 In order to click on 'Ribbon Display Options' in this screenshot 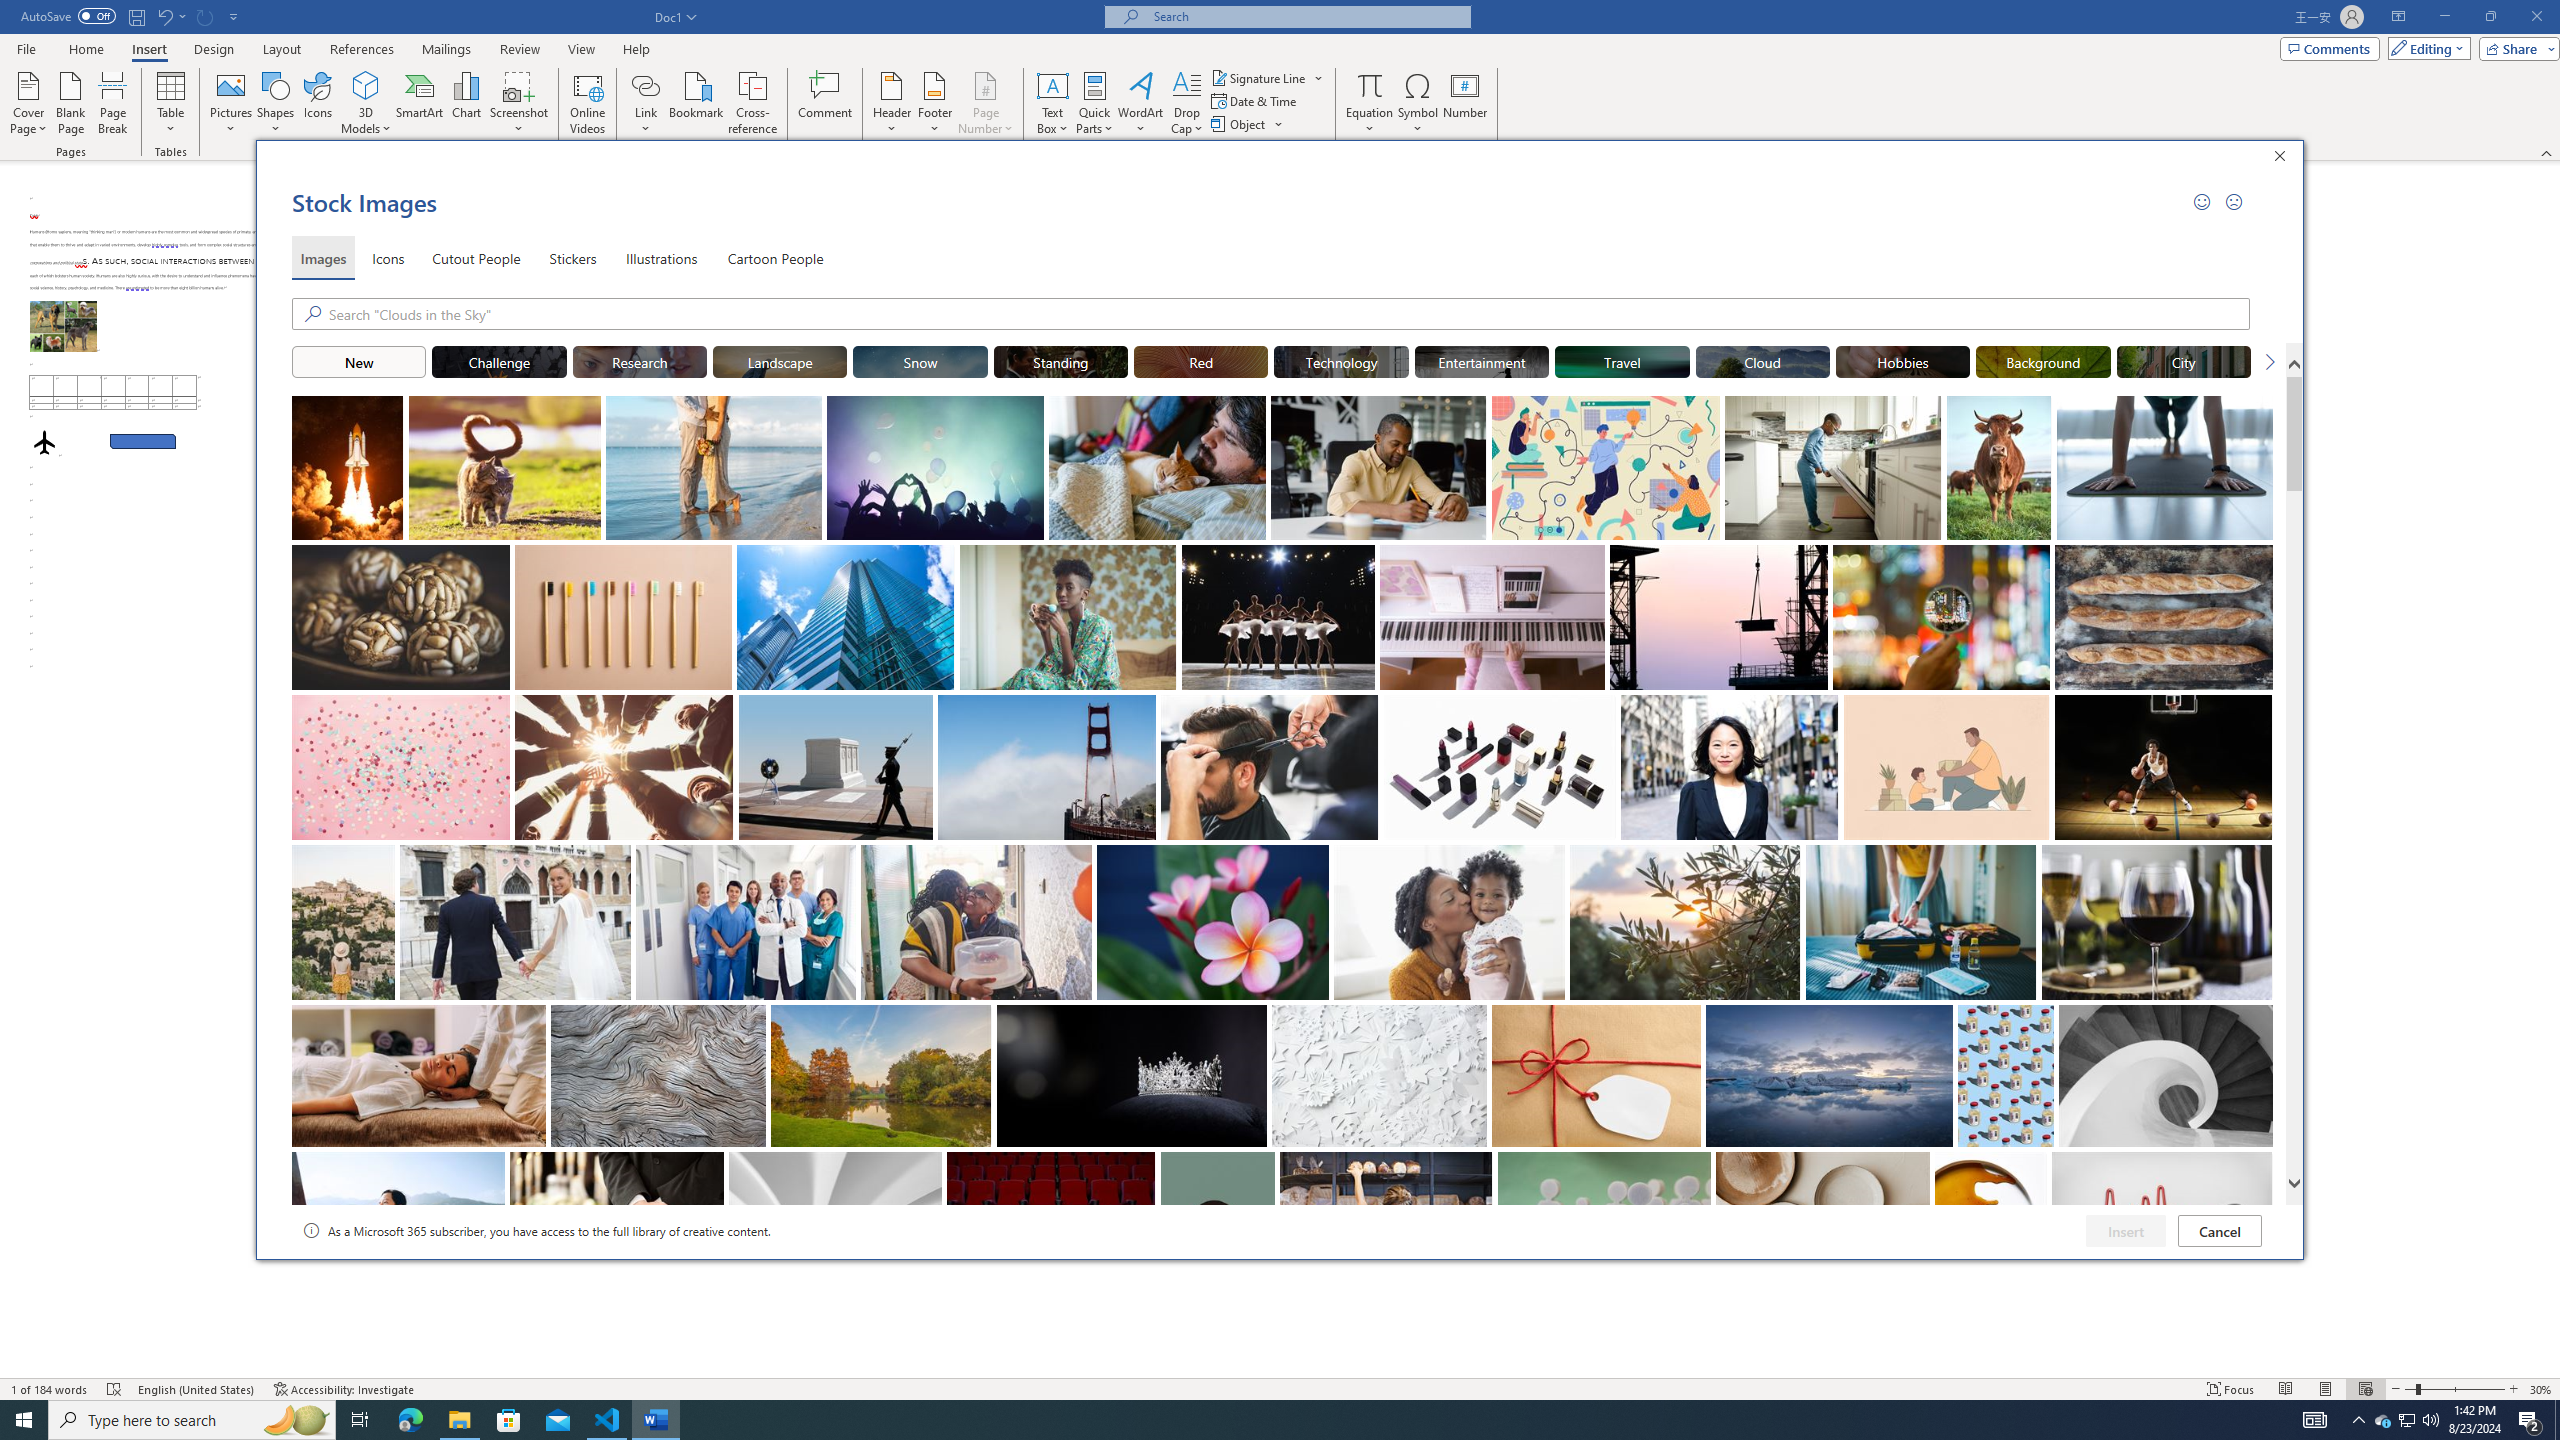, I will do `click(2397, 16)`.